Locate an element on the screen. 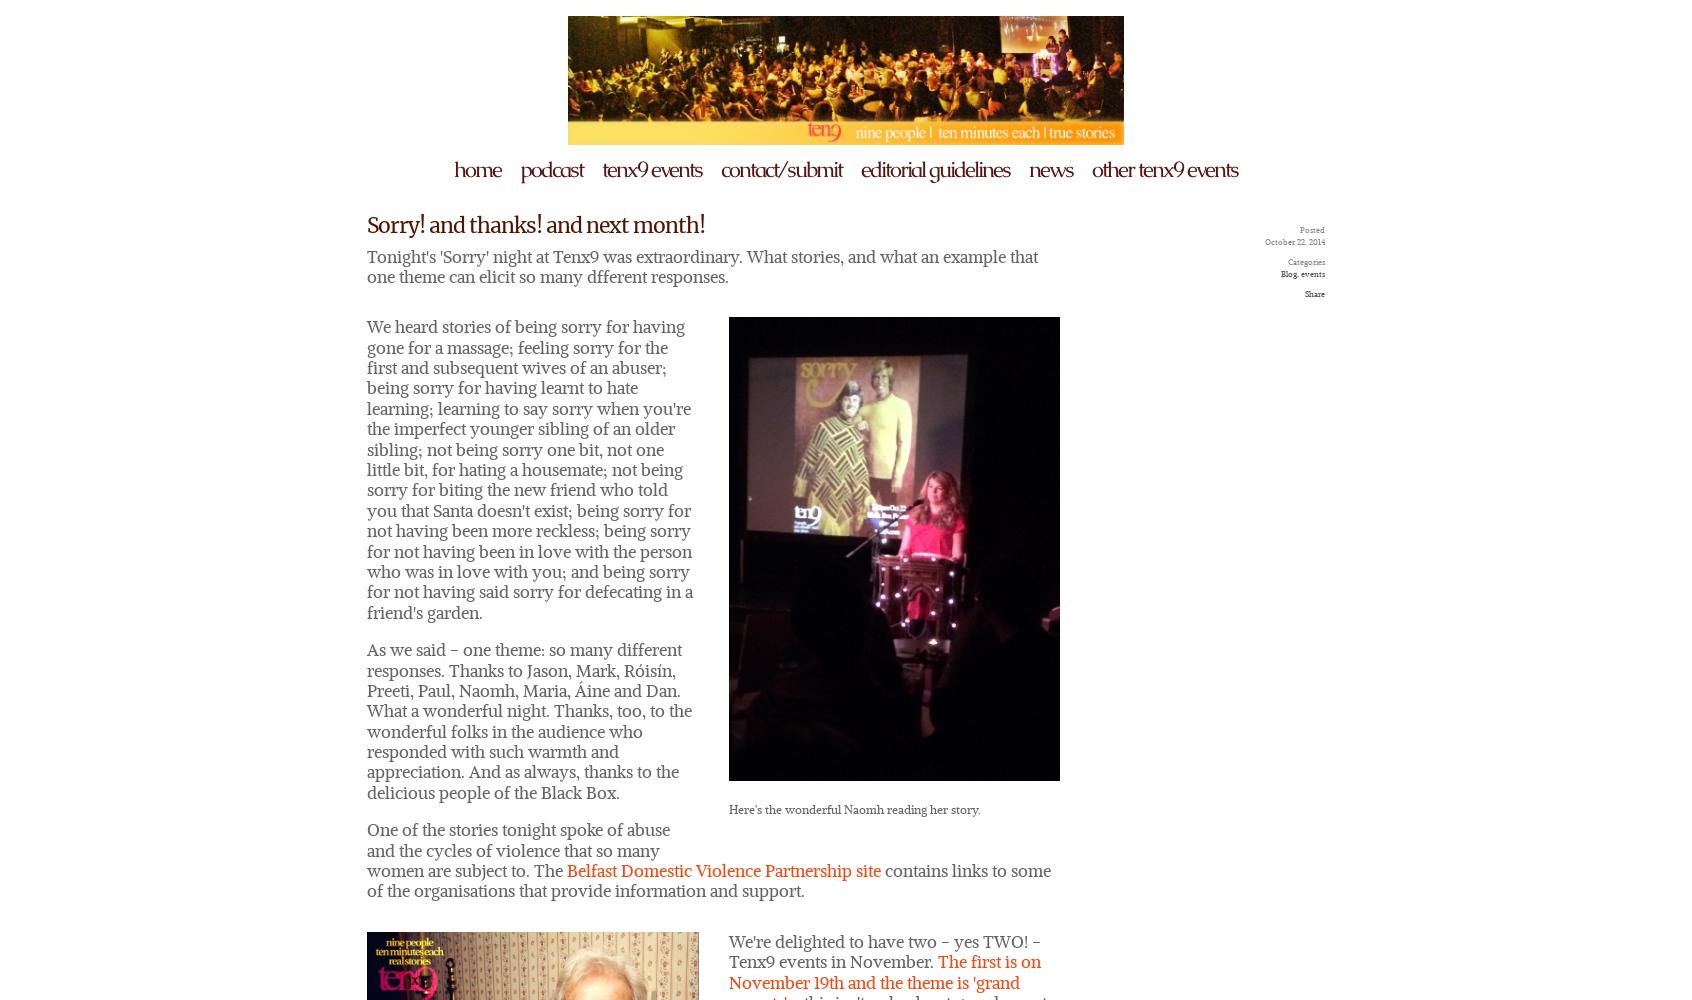  'editorial guidelines' is located at coordinates (935, 169).